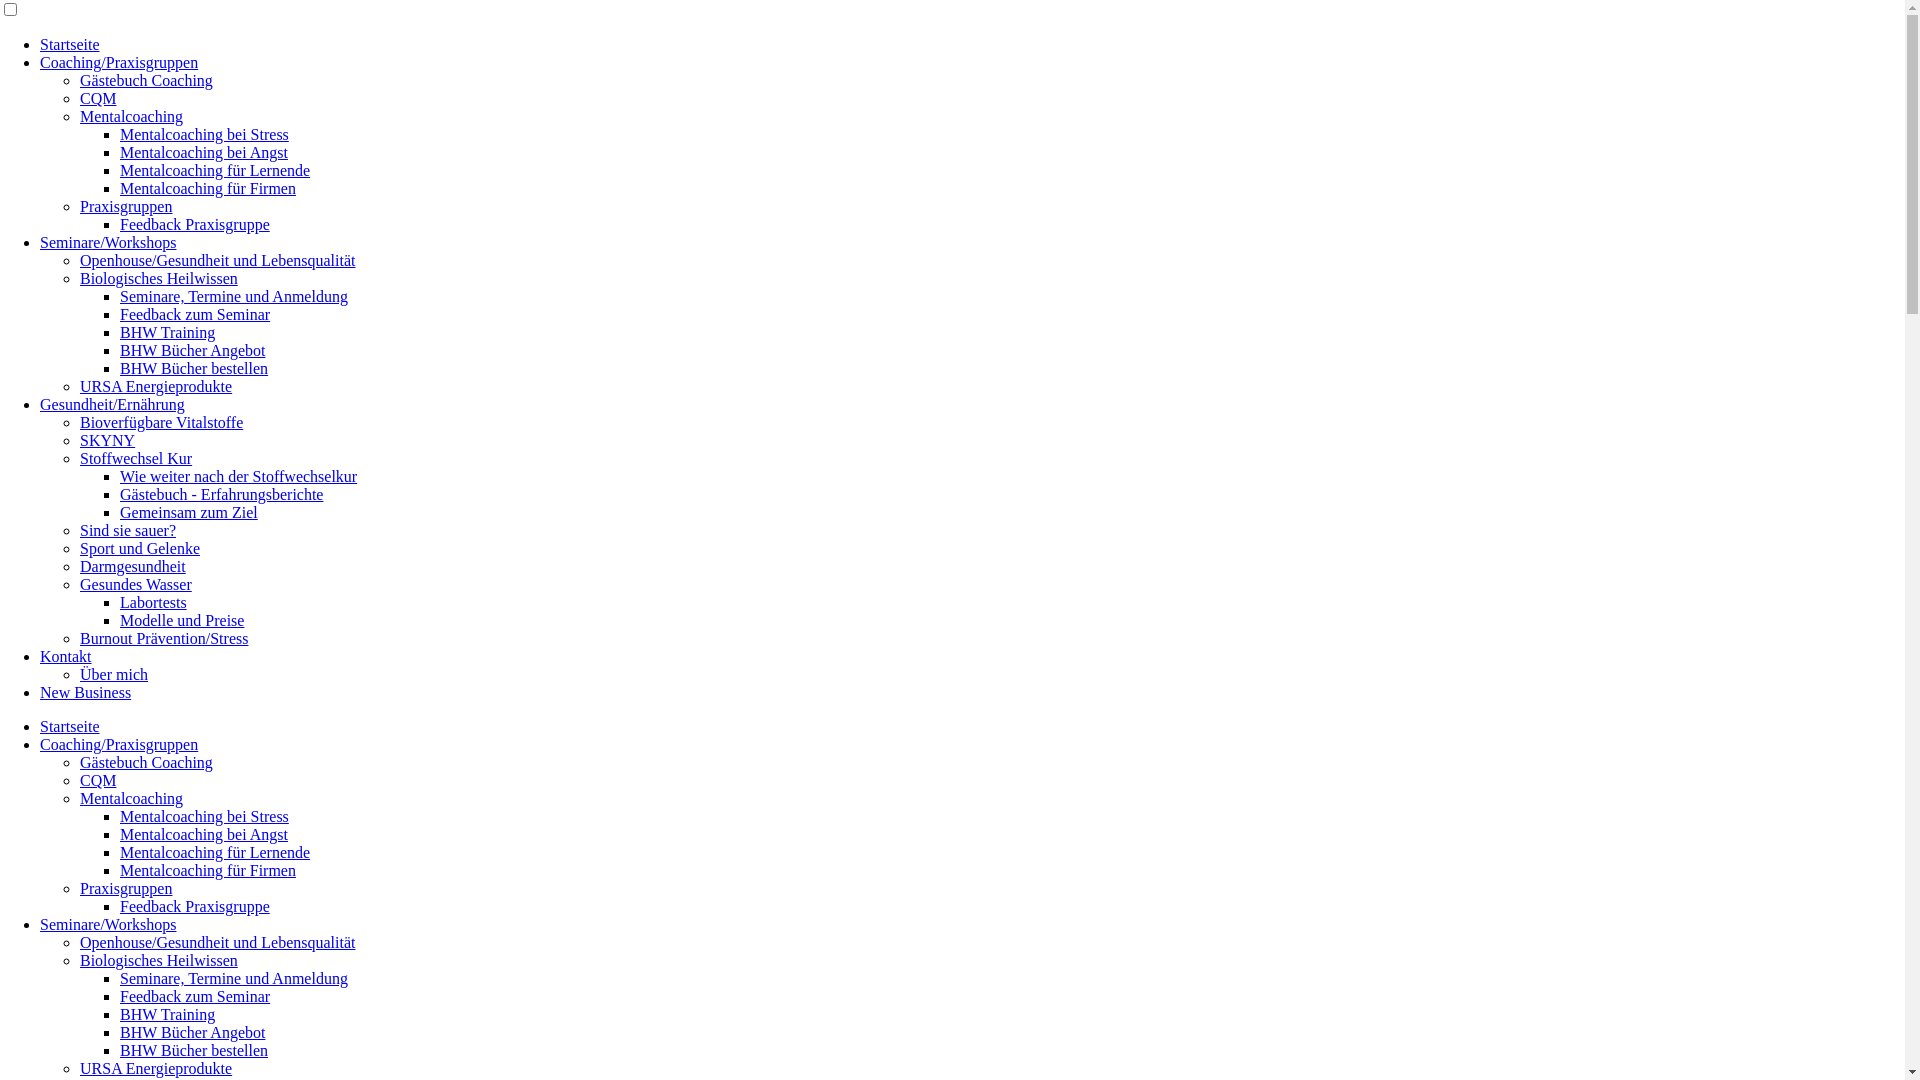  I want to click on 'Mentalcoaching bei Stress', so click(204, 134).